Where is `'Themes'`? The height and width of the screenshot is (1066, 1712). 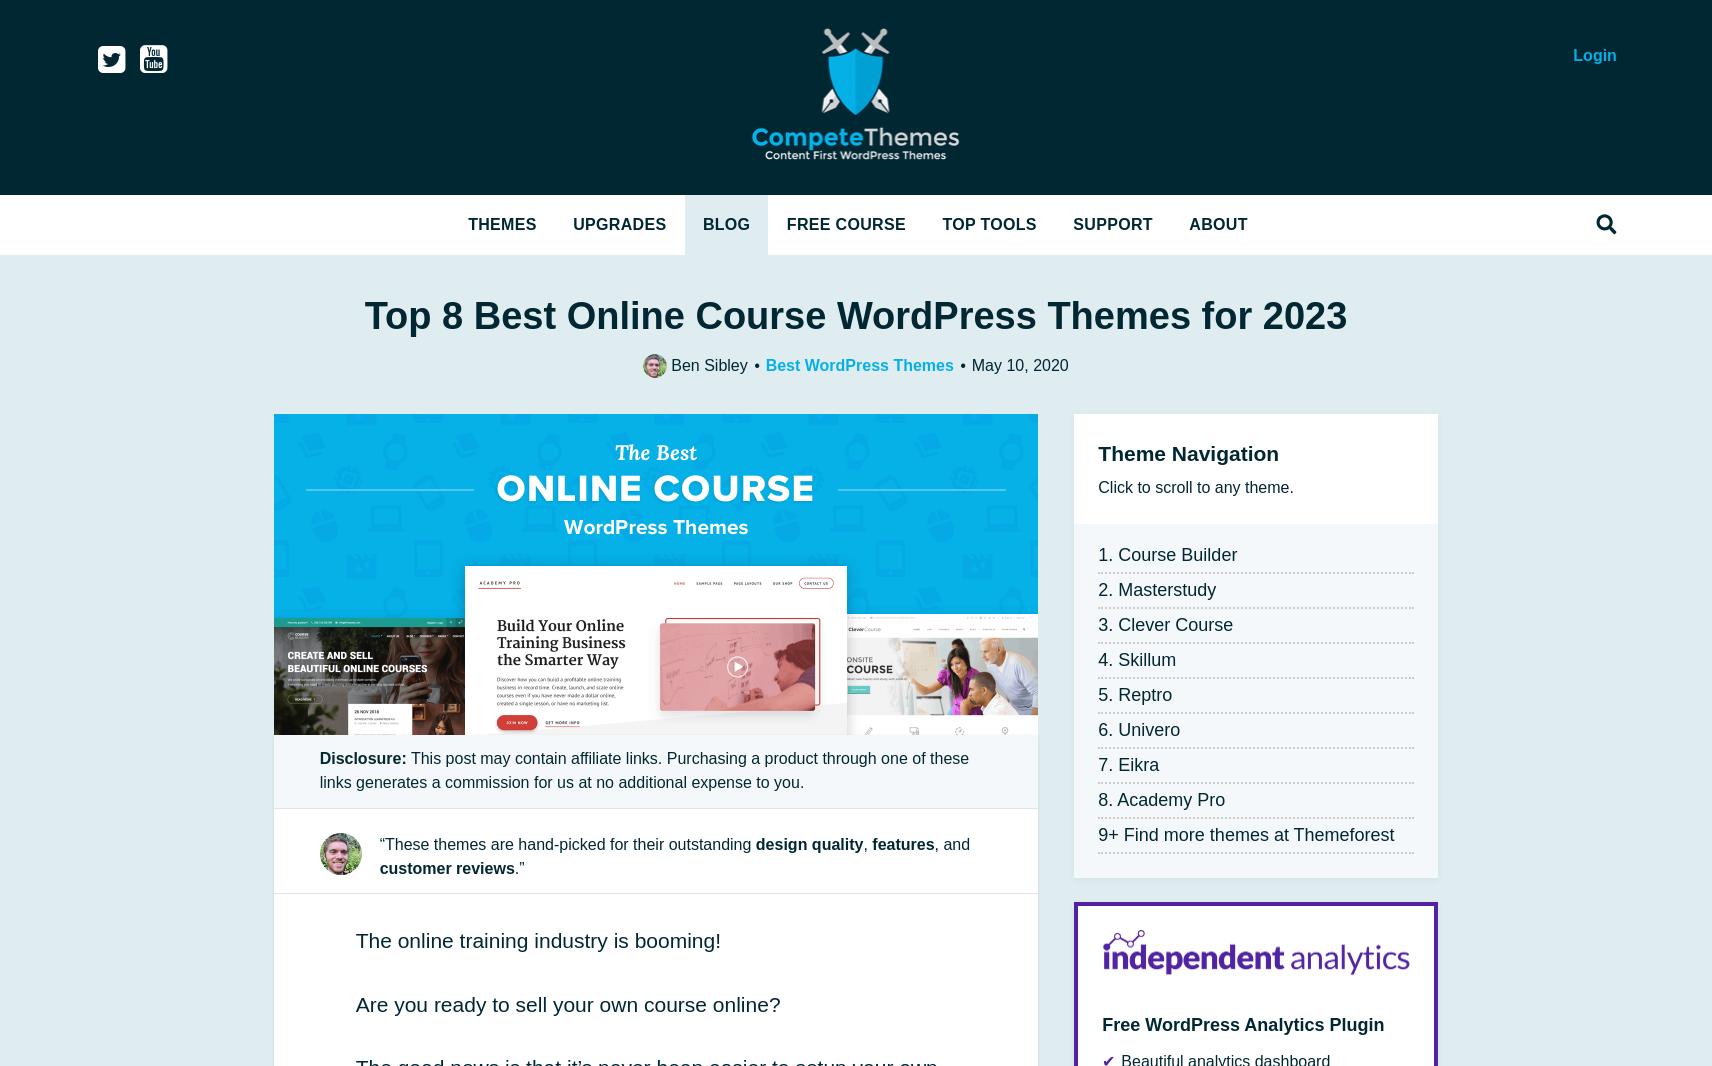
'Themes' is located at coordinates (467, 223).